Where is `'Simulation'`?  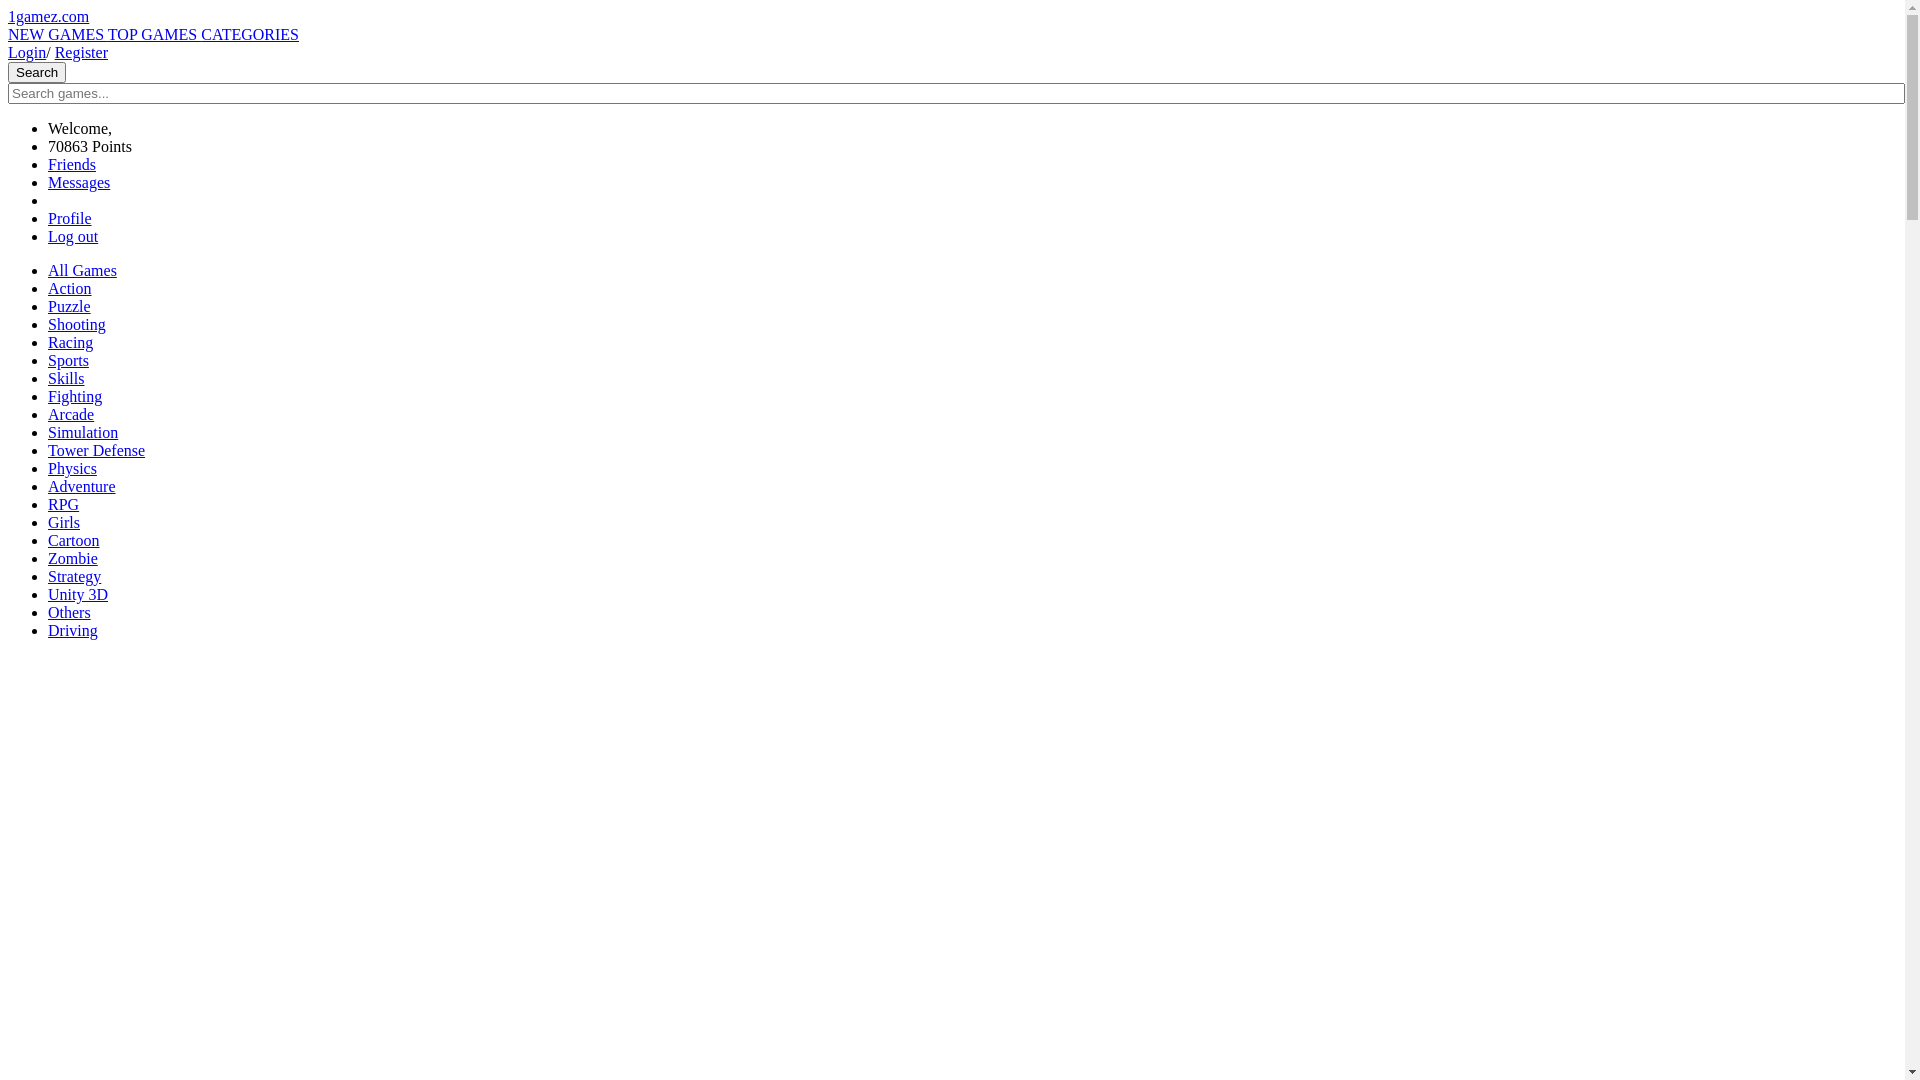 'Simulation' is located at coordinates (81, 431).